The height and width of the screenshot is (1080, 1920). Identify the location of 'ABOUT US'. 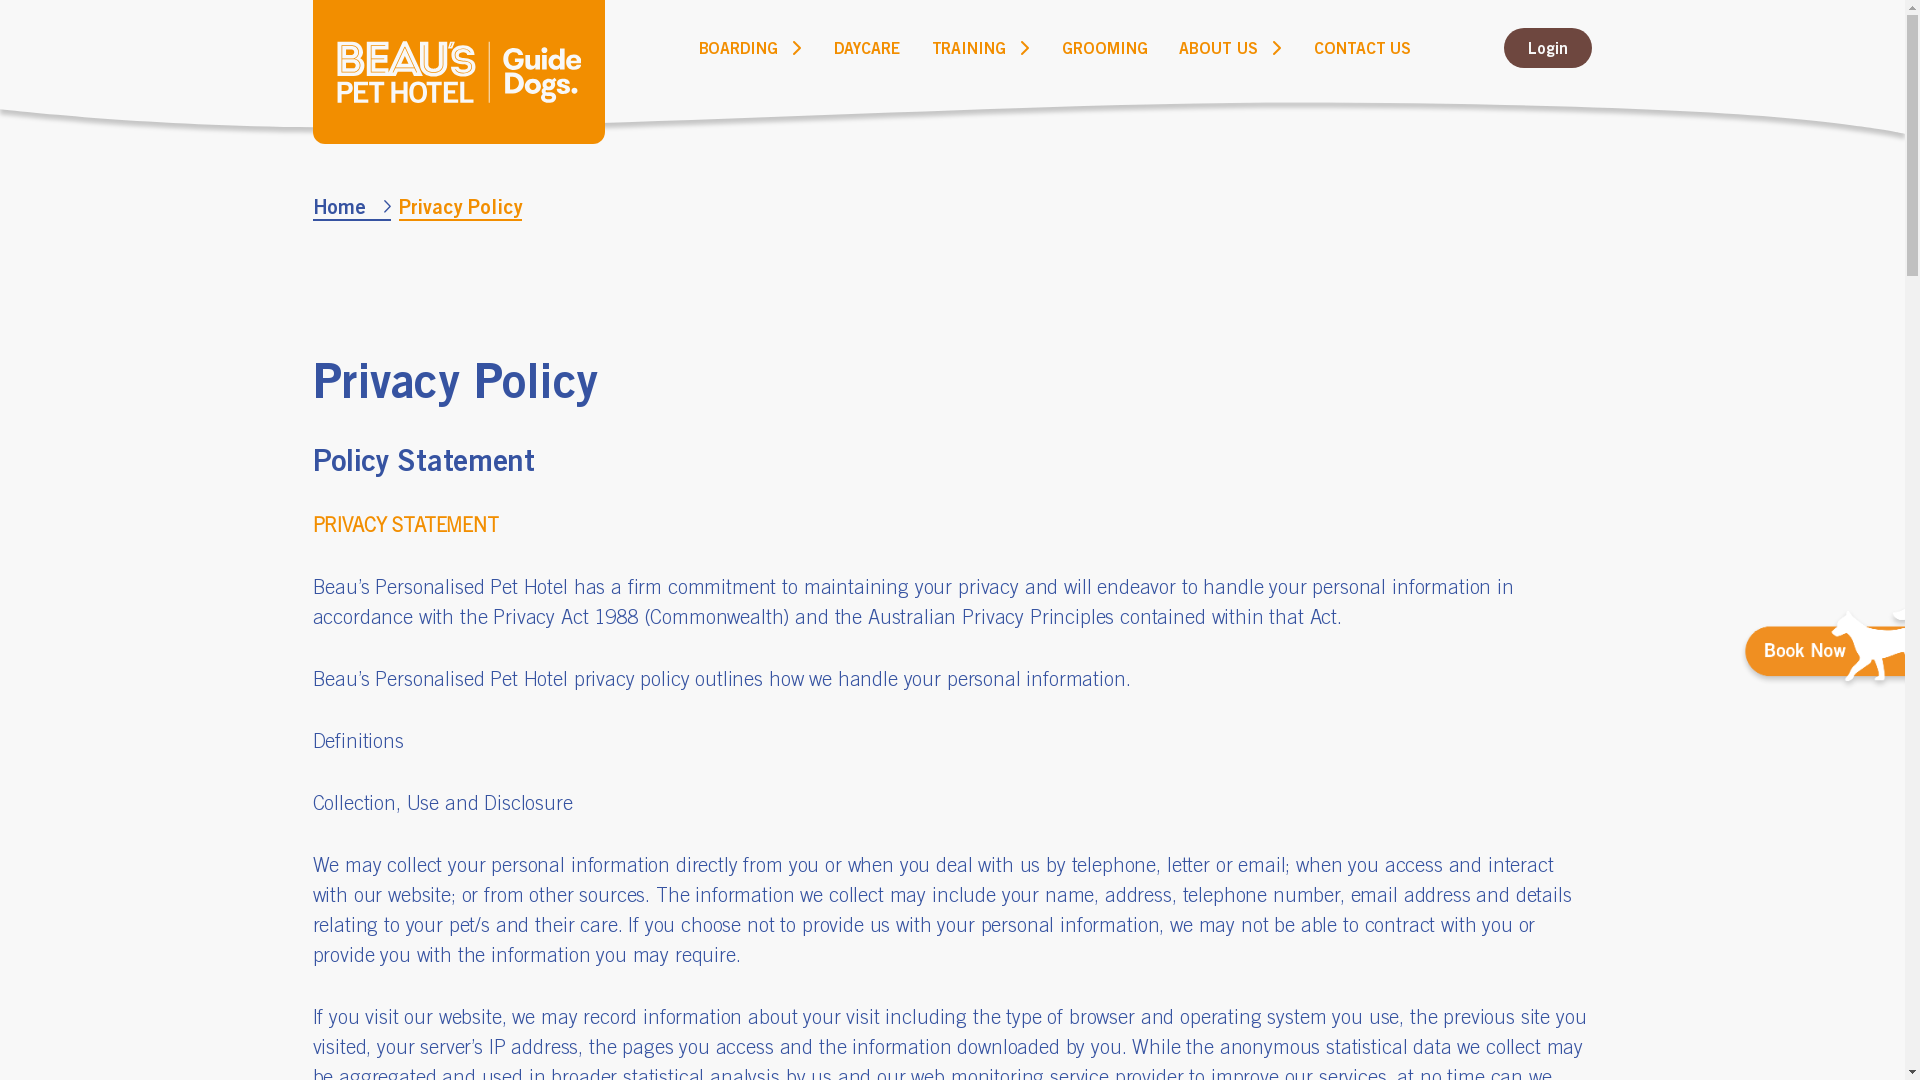
(1179, 46).